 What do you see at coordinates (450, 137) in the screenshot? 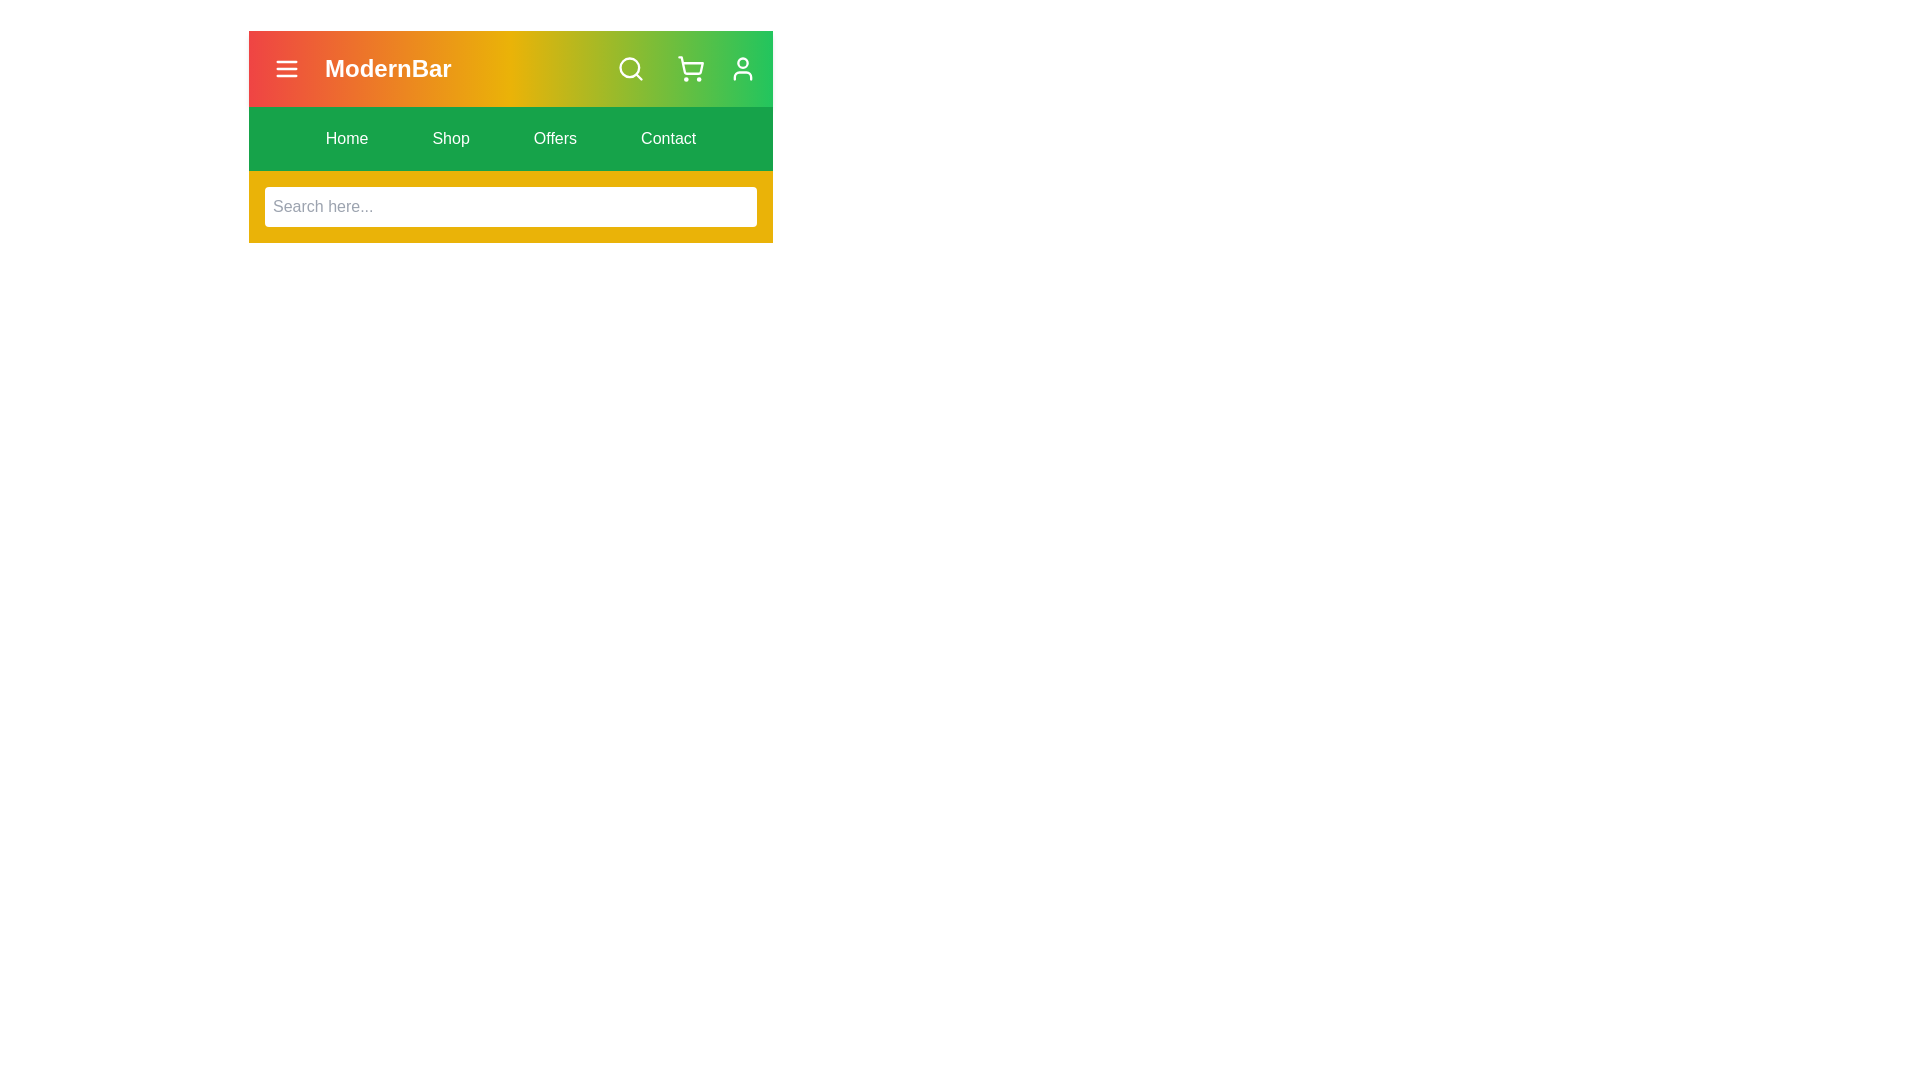
I see `the navigation menu item labeled Shop` at bounding box center [450, 137].